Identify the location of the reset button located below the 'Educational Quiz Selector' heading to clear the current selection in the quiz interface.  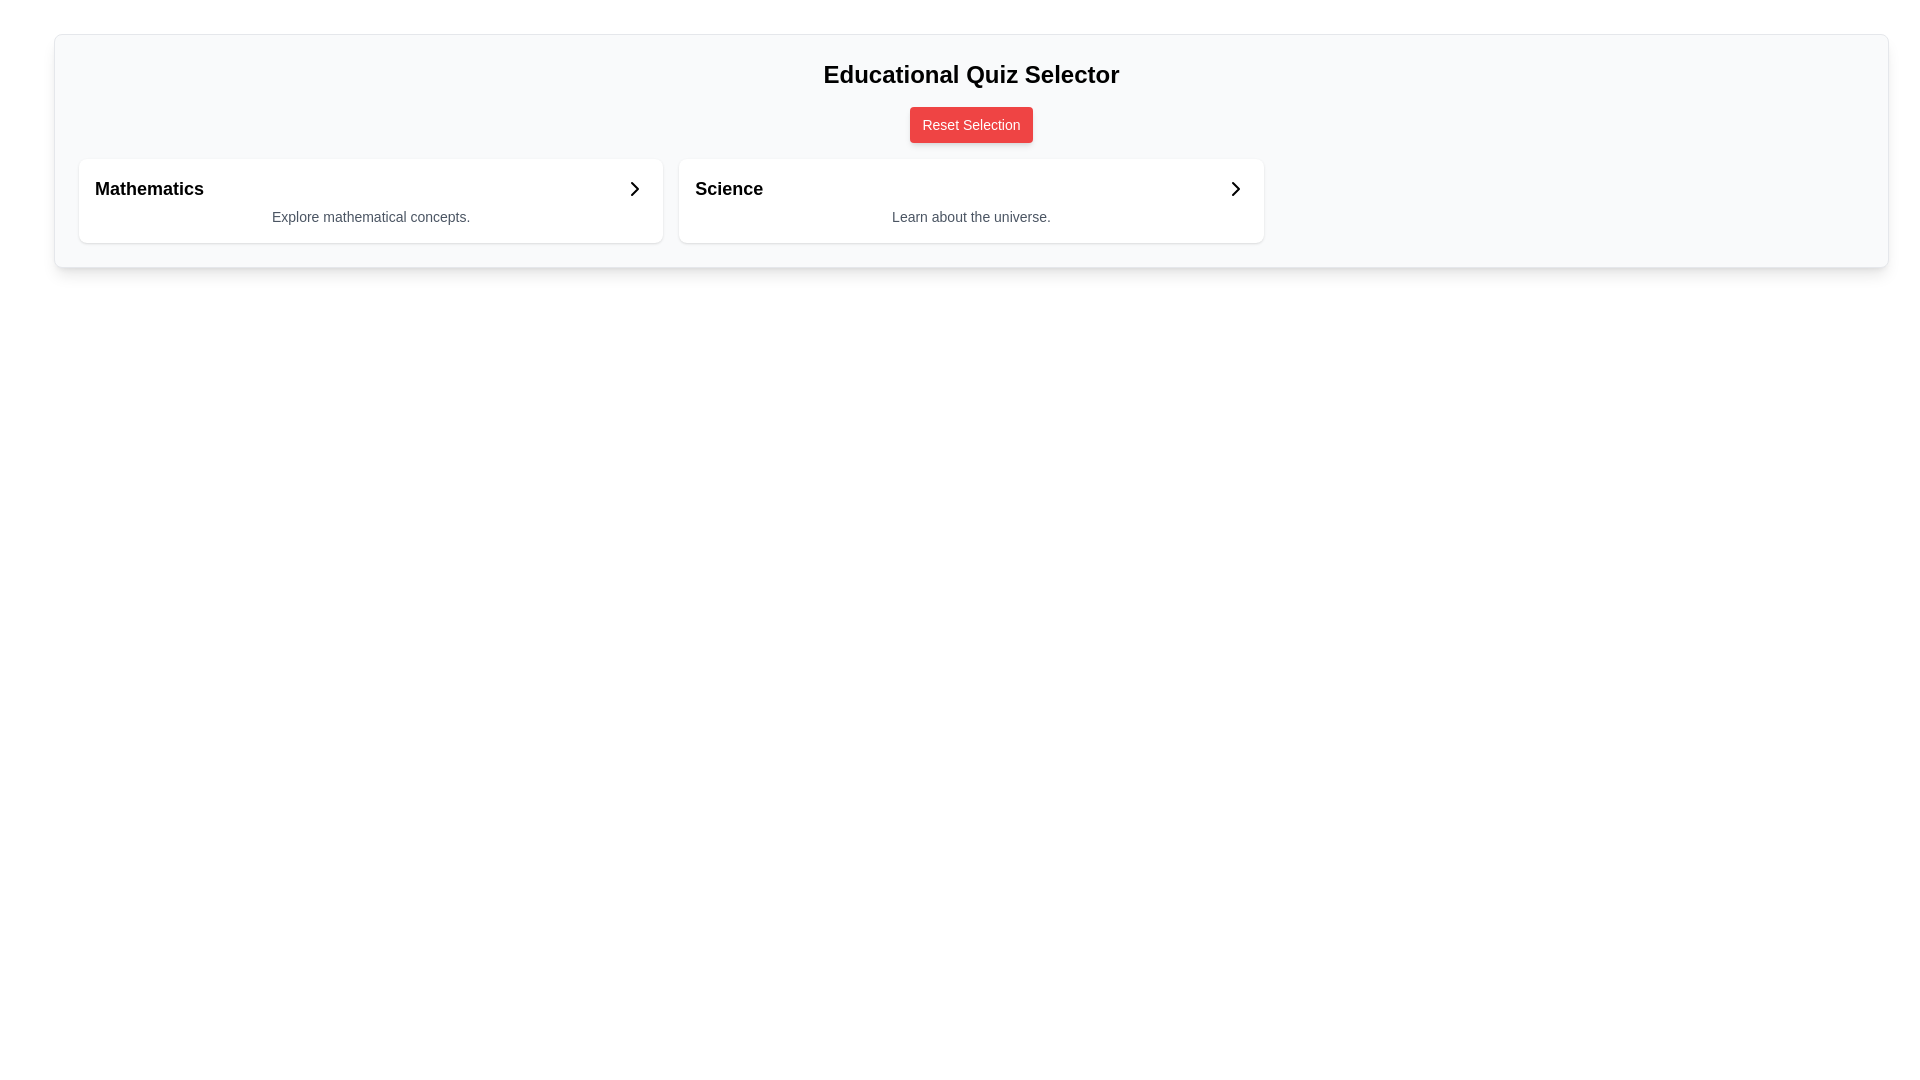
(971, 124).